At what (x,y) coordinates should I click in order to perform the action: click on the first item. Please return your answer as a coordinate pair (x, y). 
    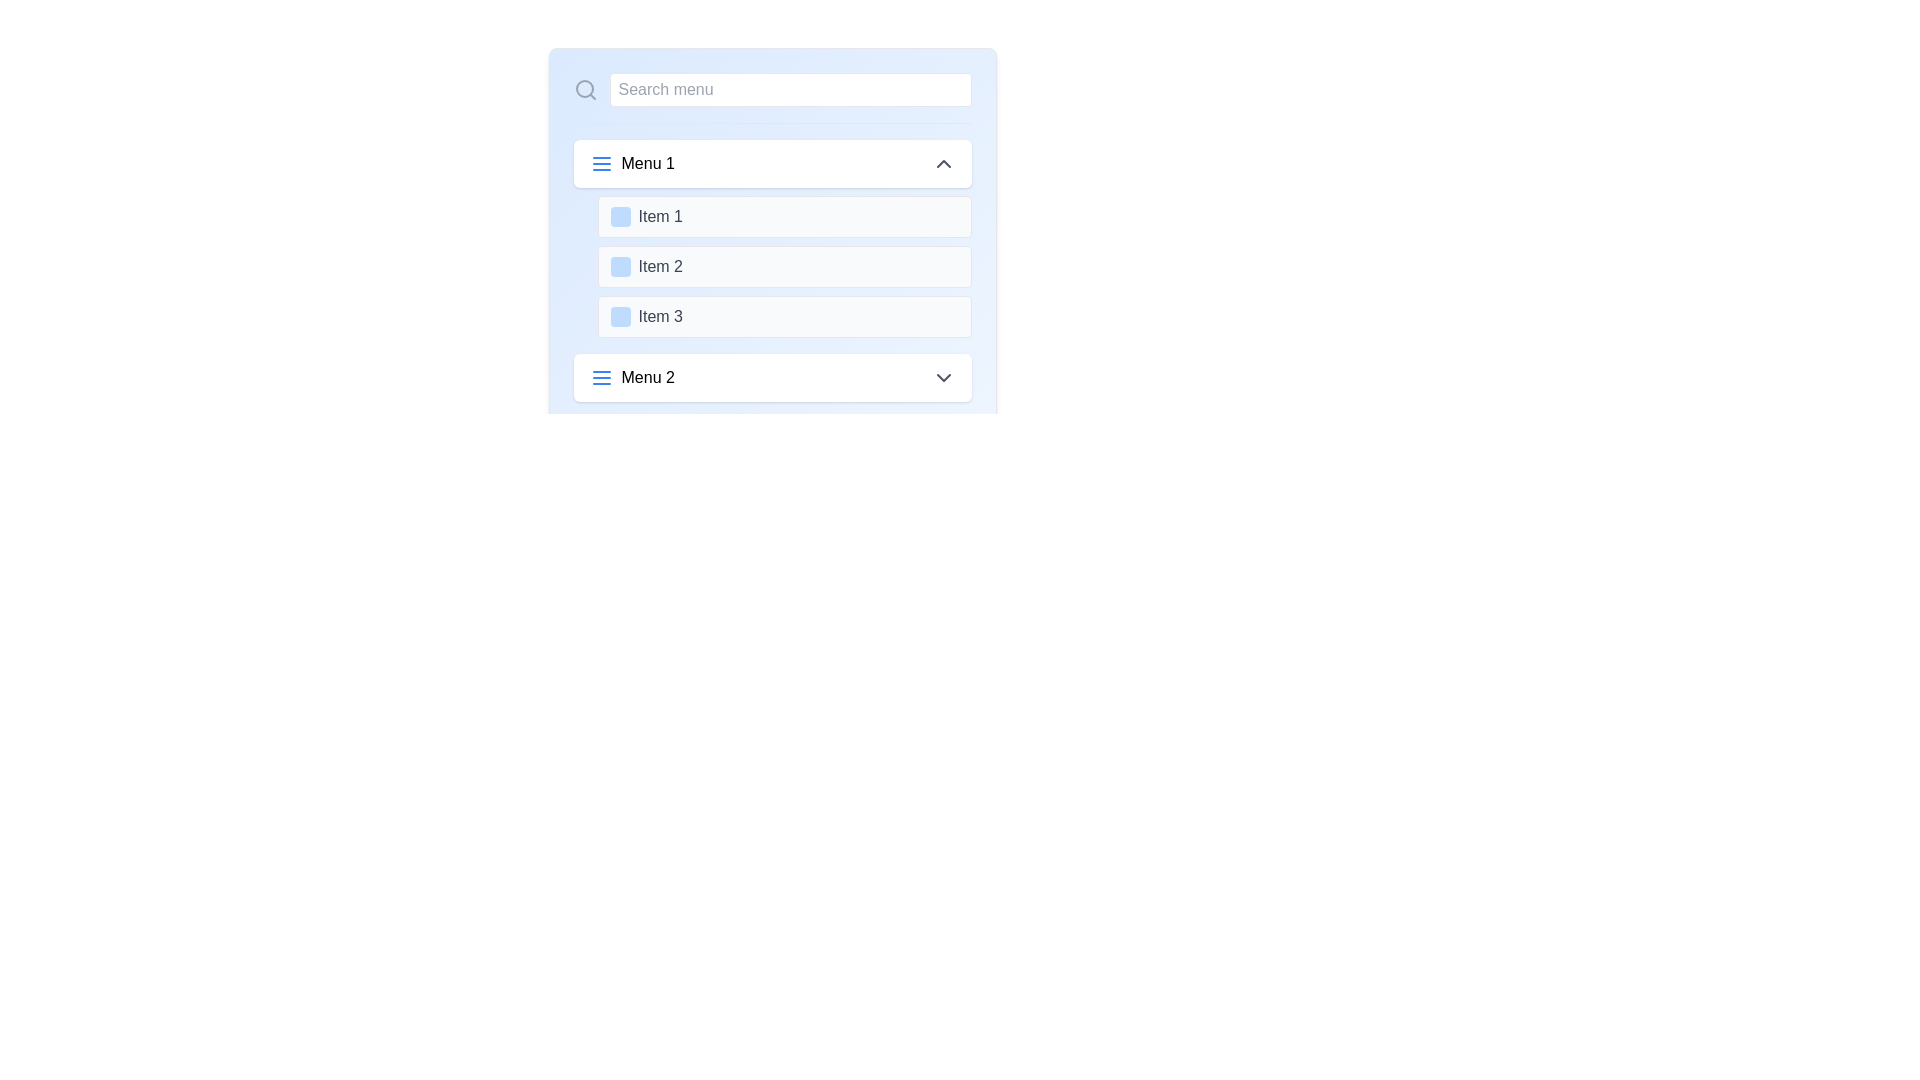
    Looking at the image, I should click on (783, 216).